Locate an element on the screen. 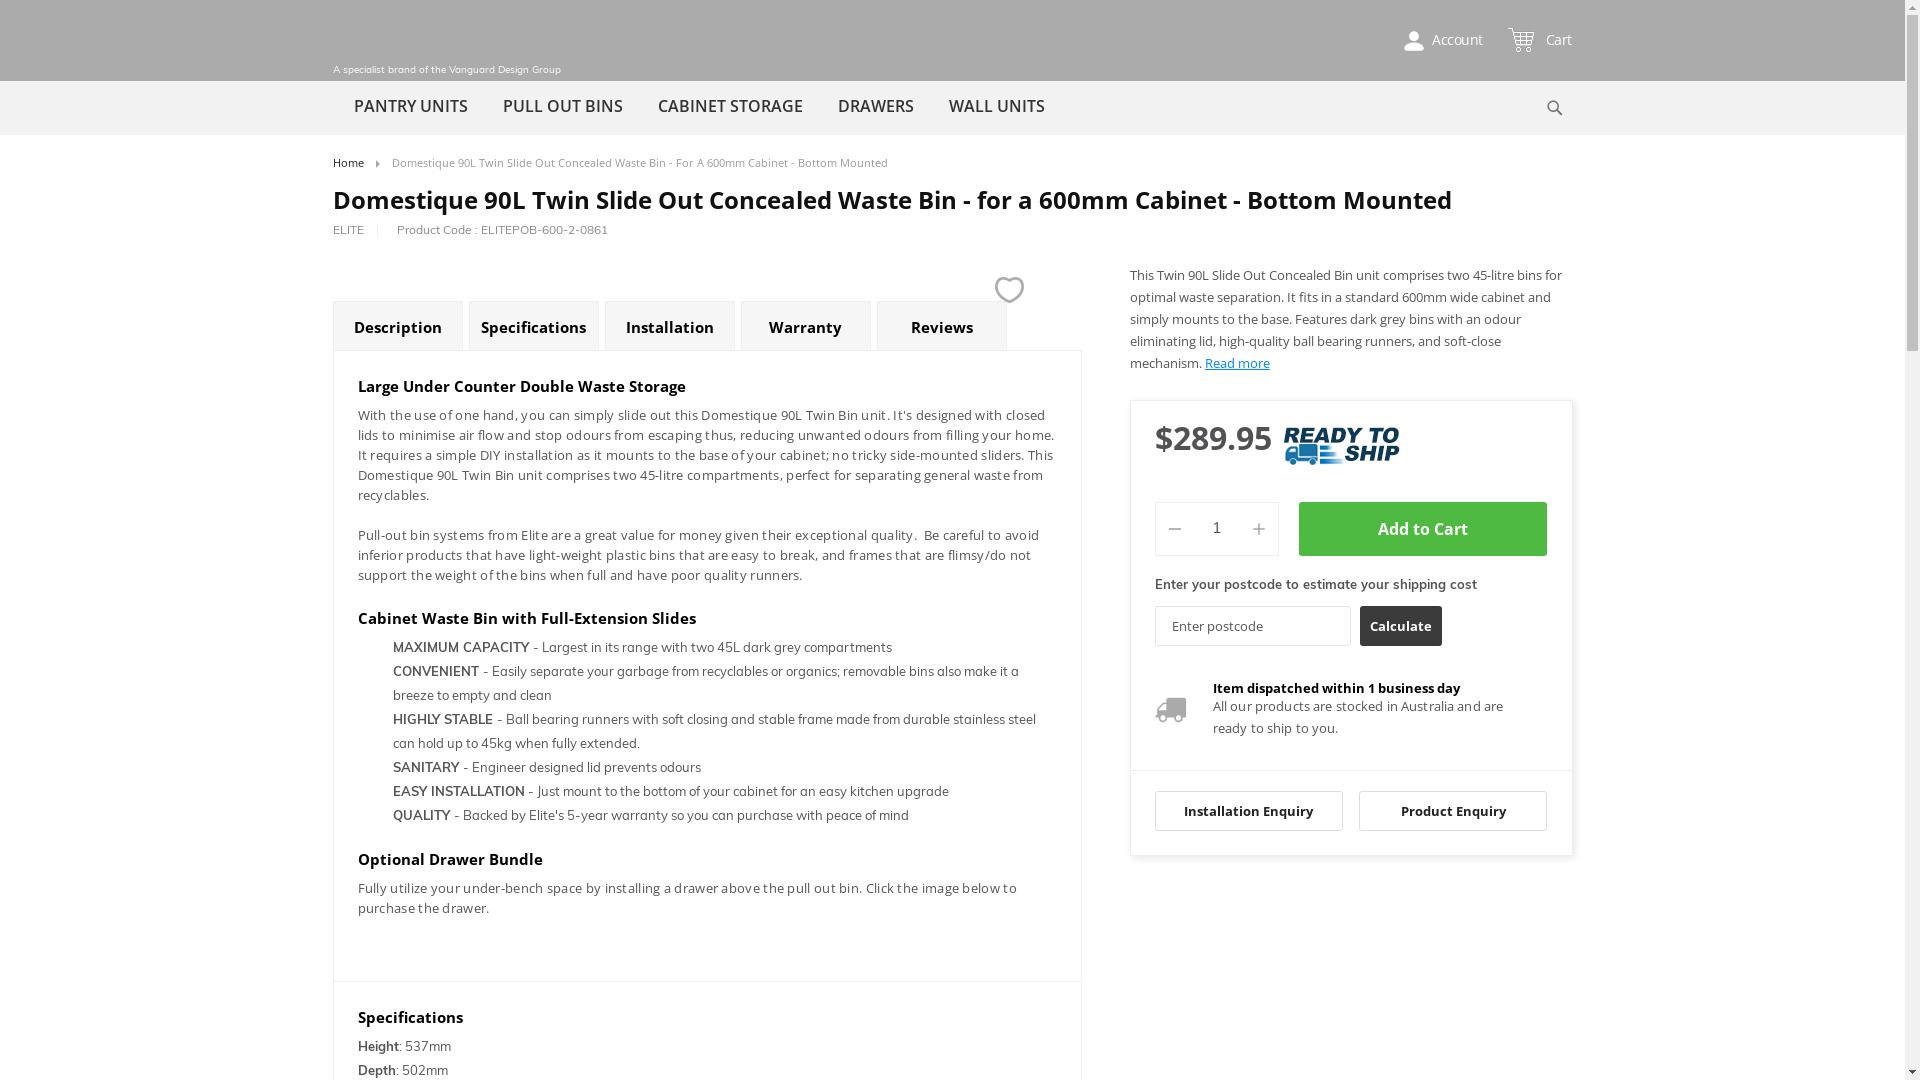 The image size is (1920, 1080). 'Account' is located at coordinates (1391, 39).